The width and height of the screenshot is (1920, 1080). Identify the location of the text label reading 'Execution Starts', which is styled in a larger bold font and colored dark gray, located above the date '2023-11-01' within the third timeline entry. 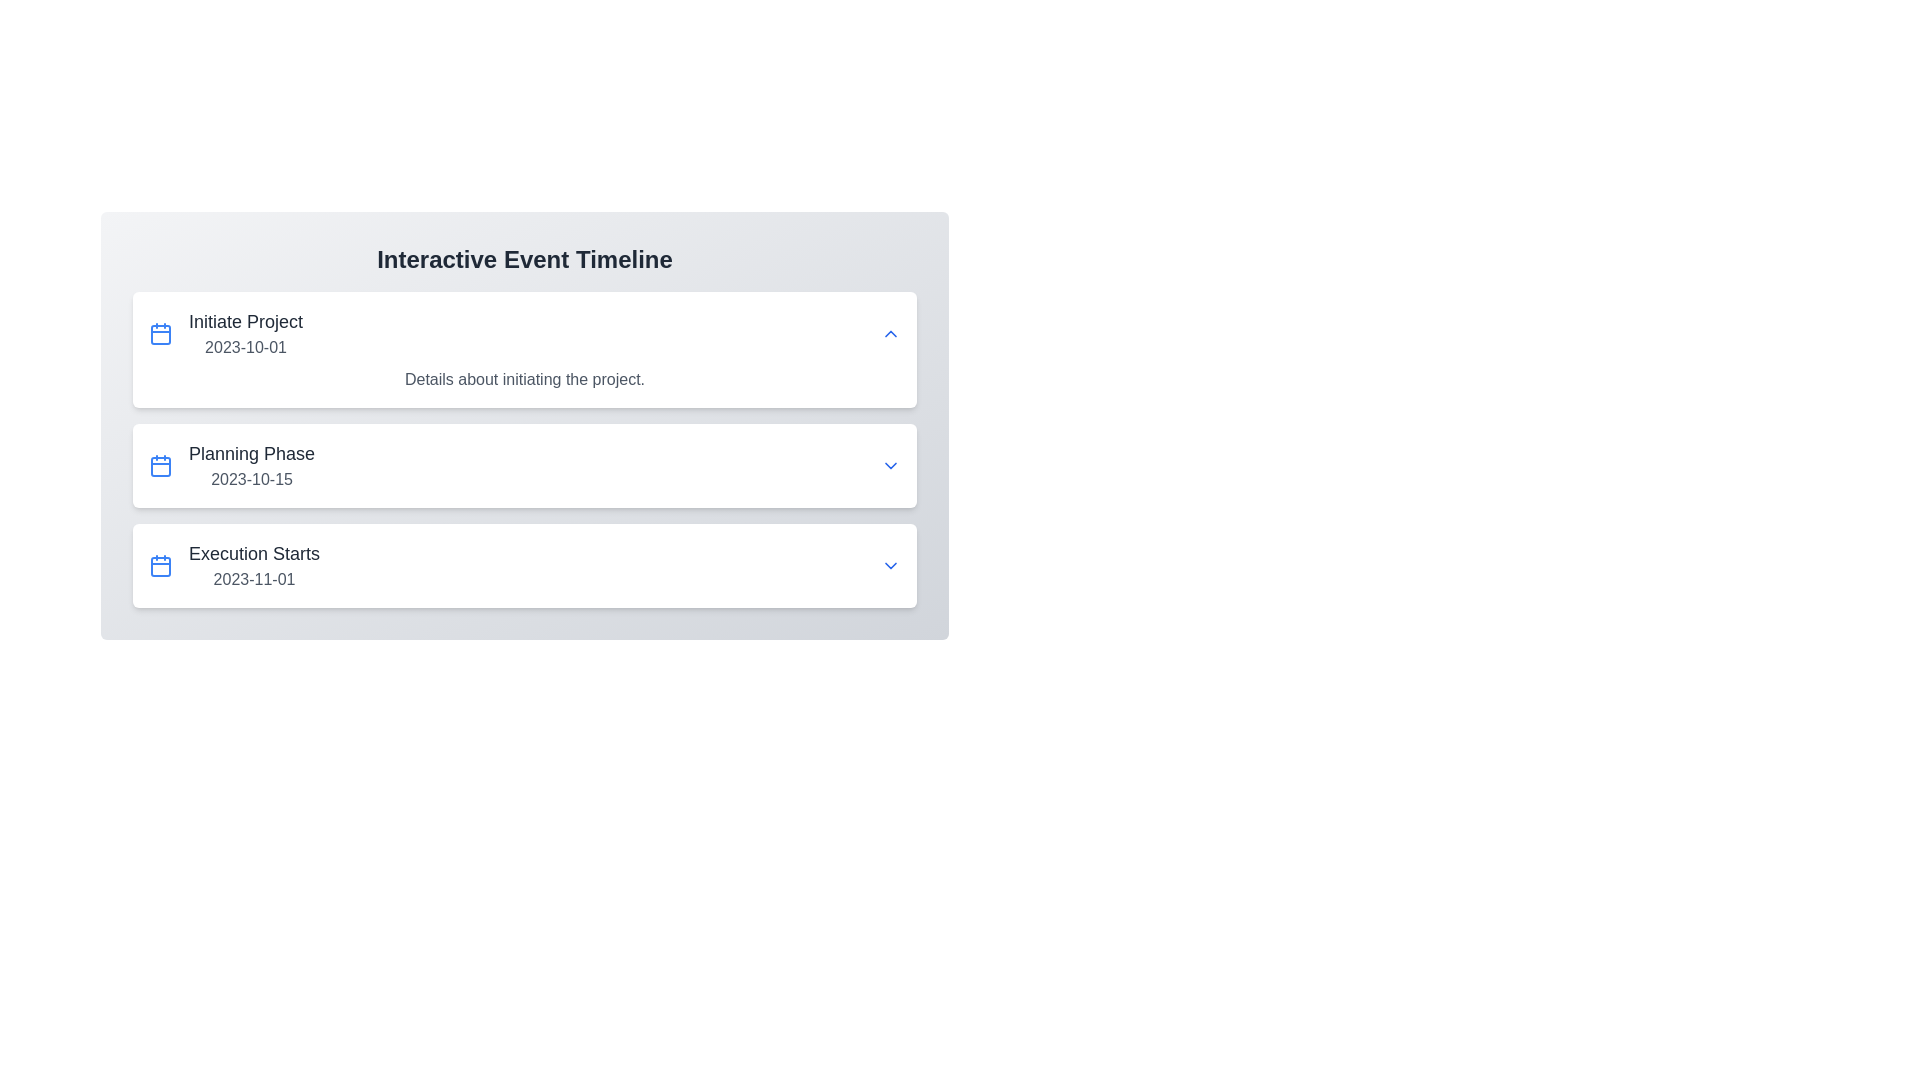
(253, 554).